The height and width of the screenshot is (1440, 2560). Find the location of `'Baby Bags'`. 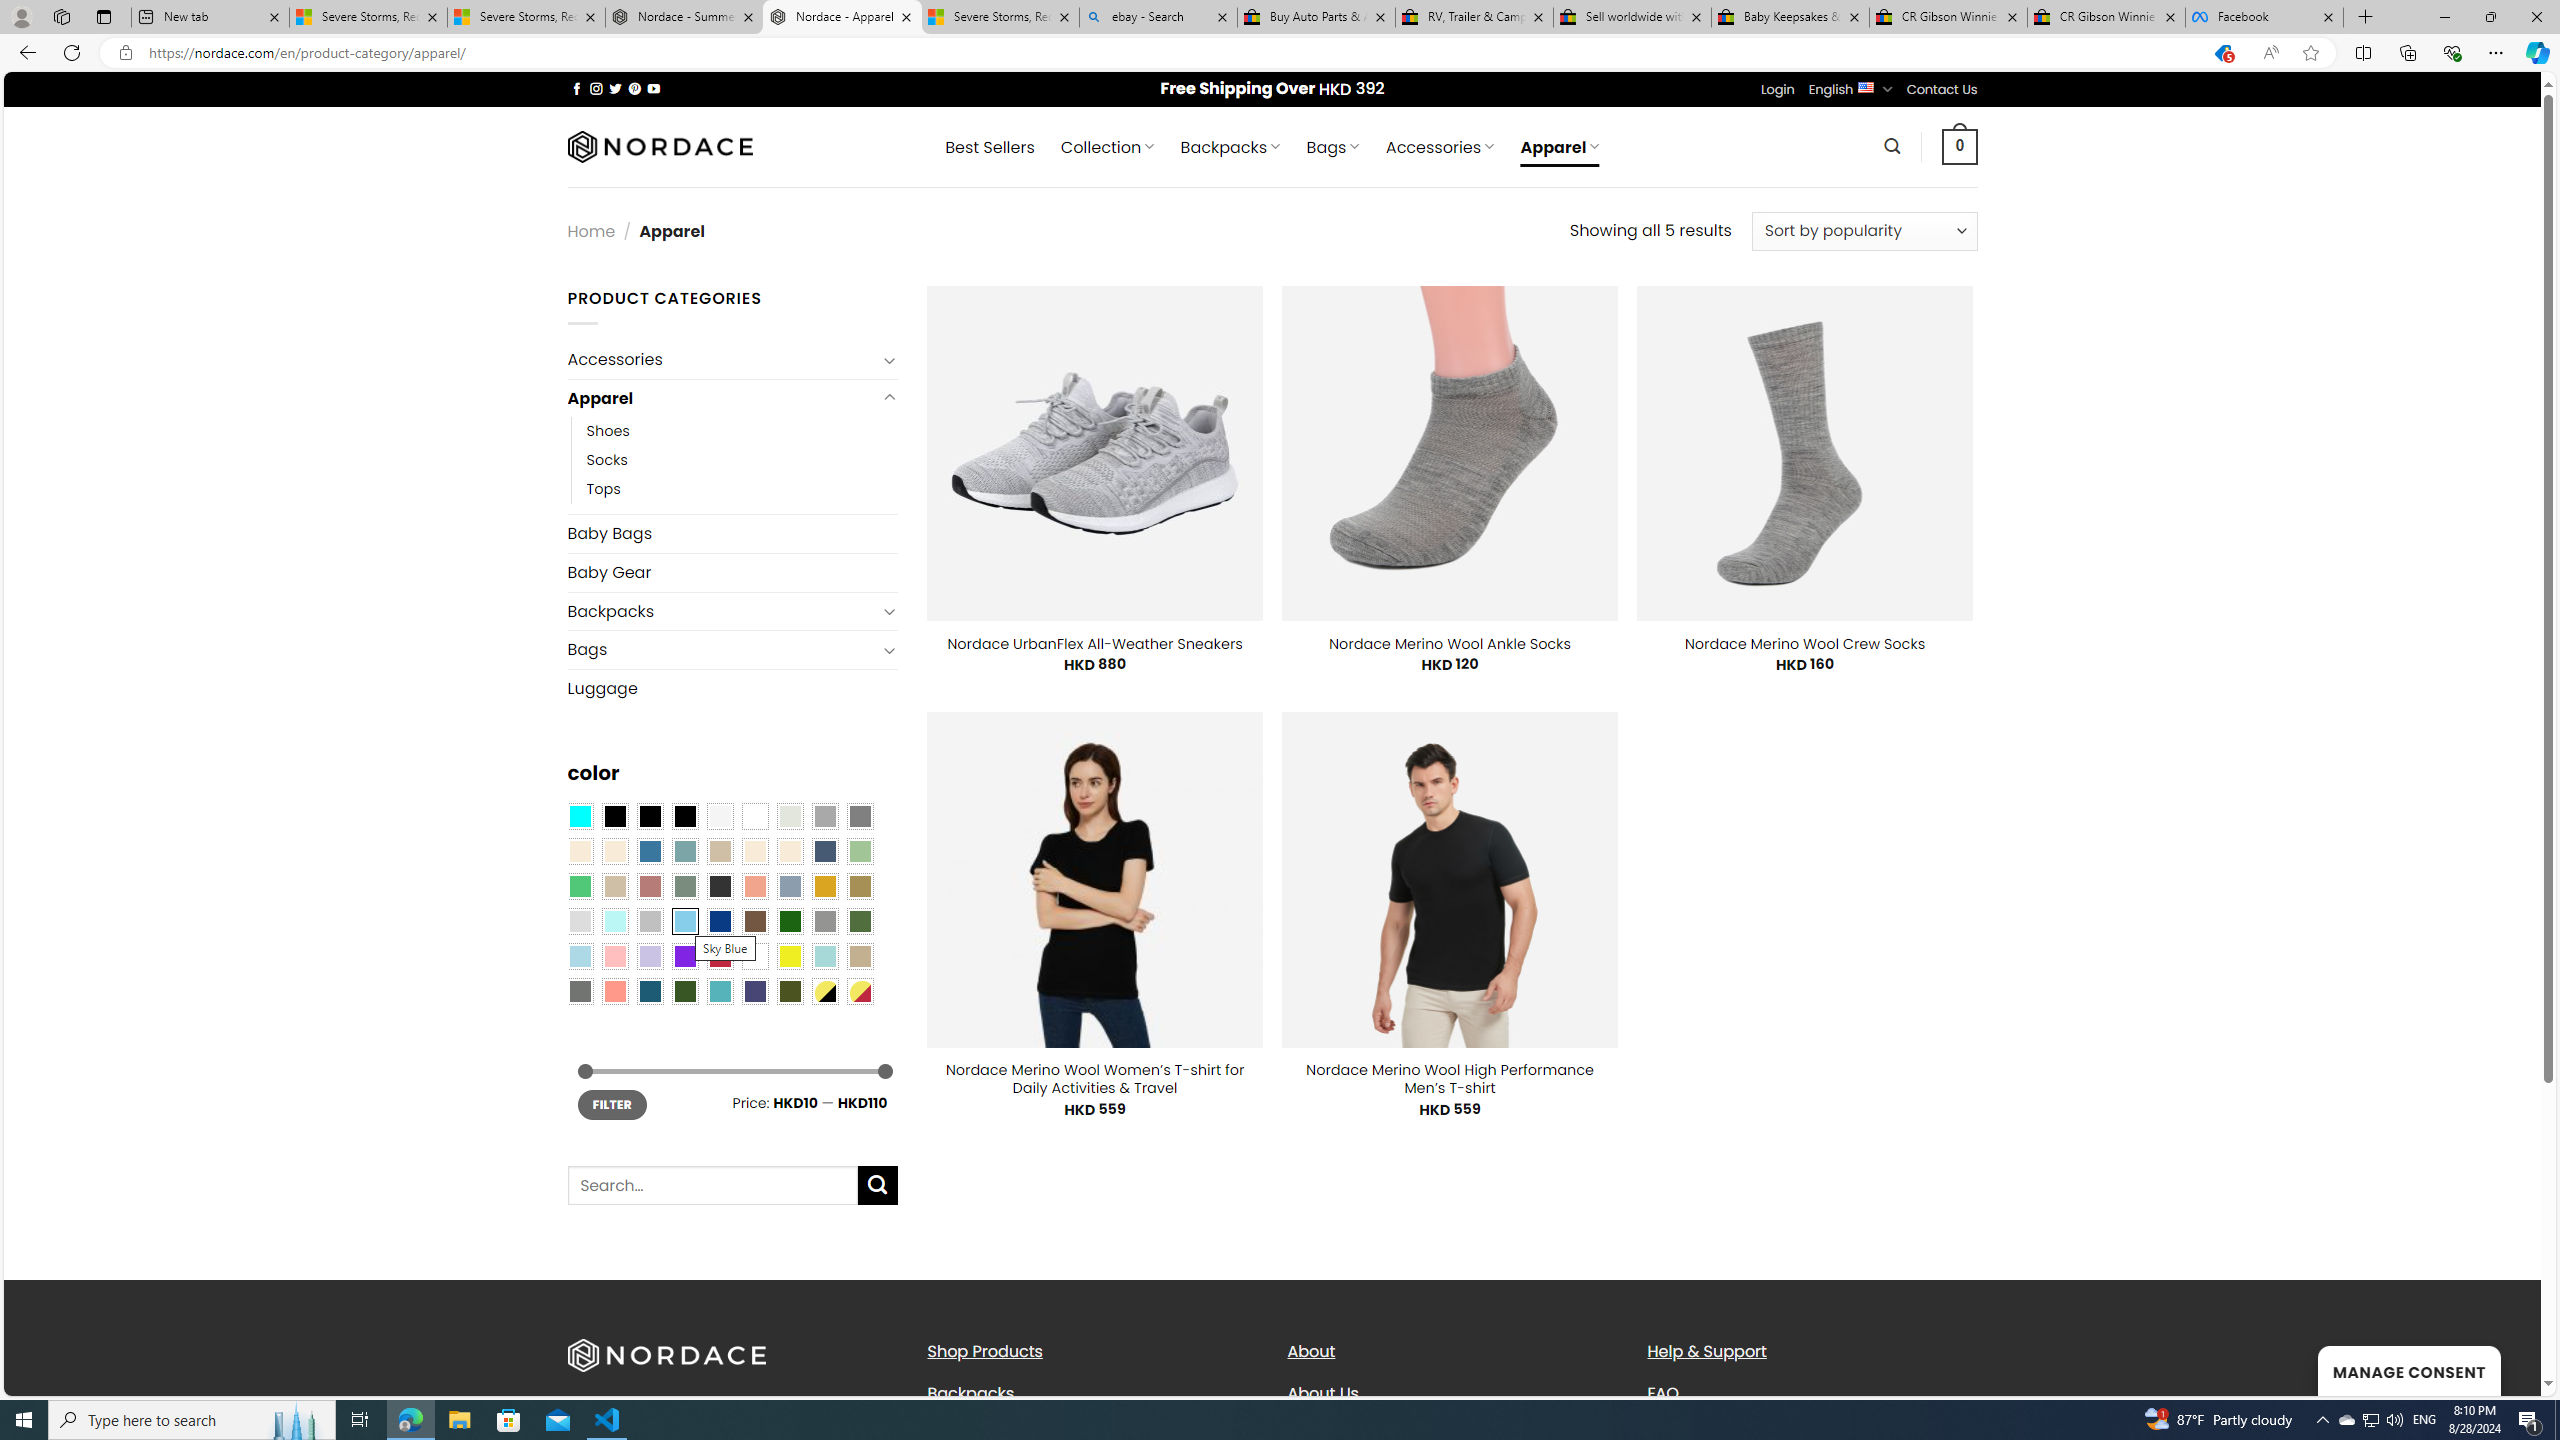

'Baby Bags' is located at coordinates (731, 532).